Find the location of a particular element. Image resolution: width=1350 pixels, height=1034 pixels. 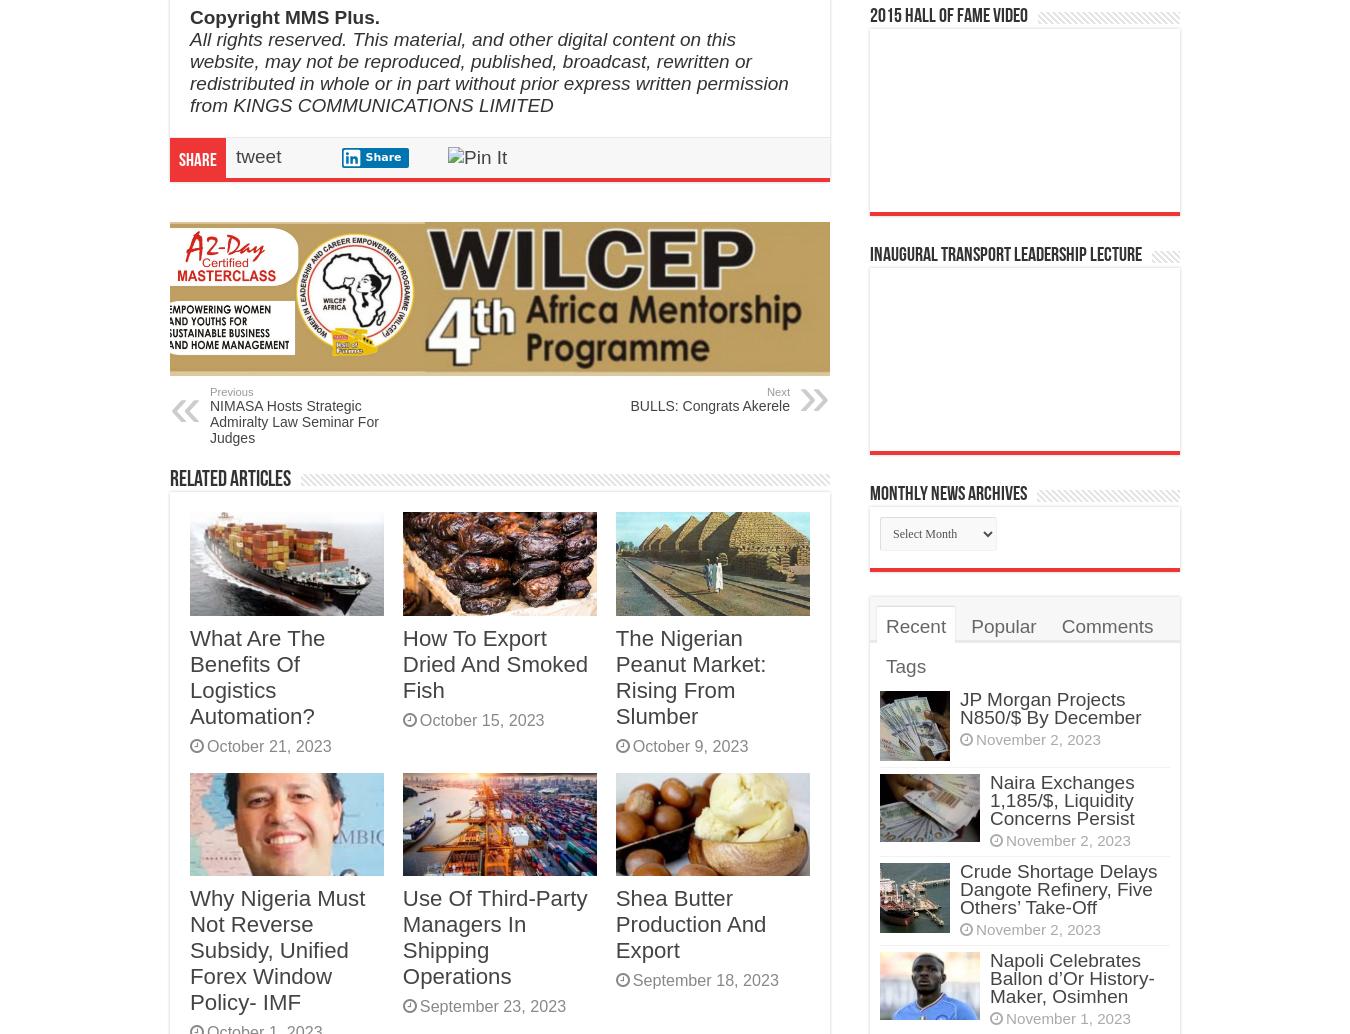

'September 23, 2023' is located at coordinates (491, 1004).